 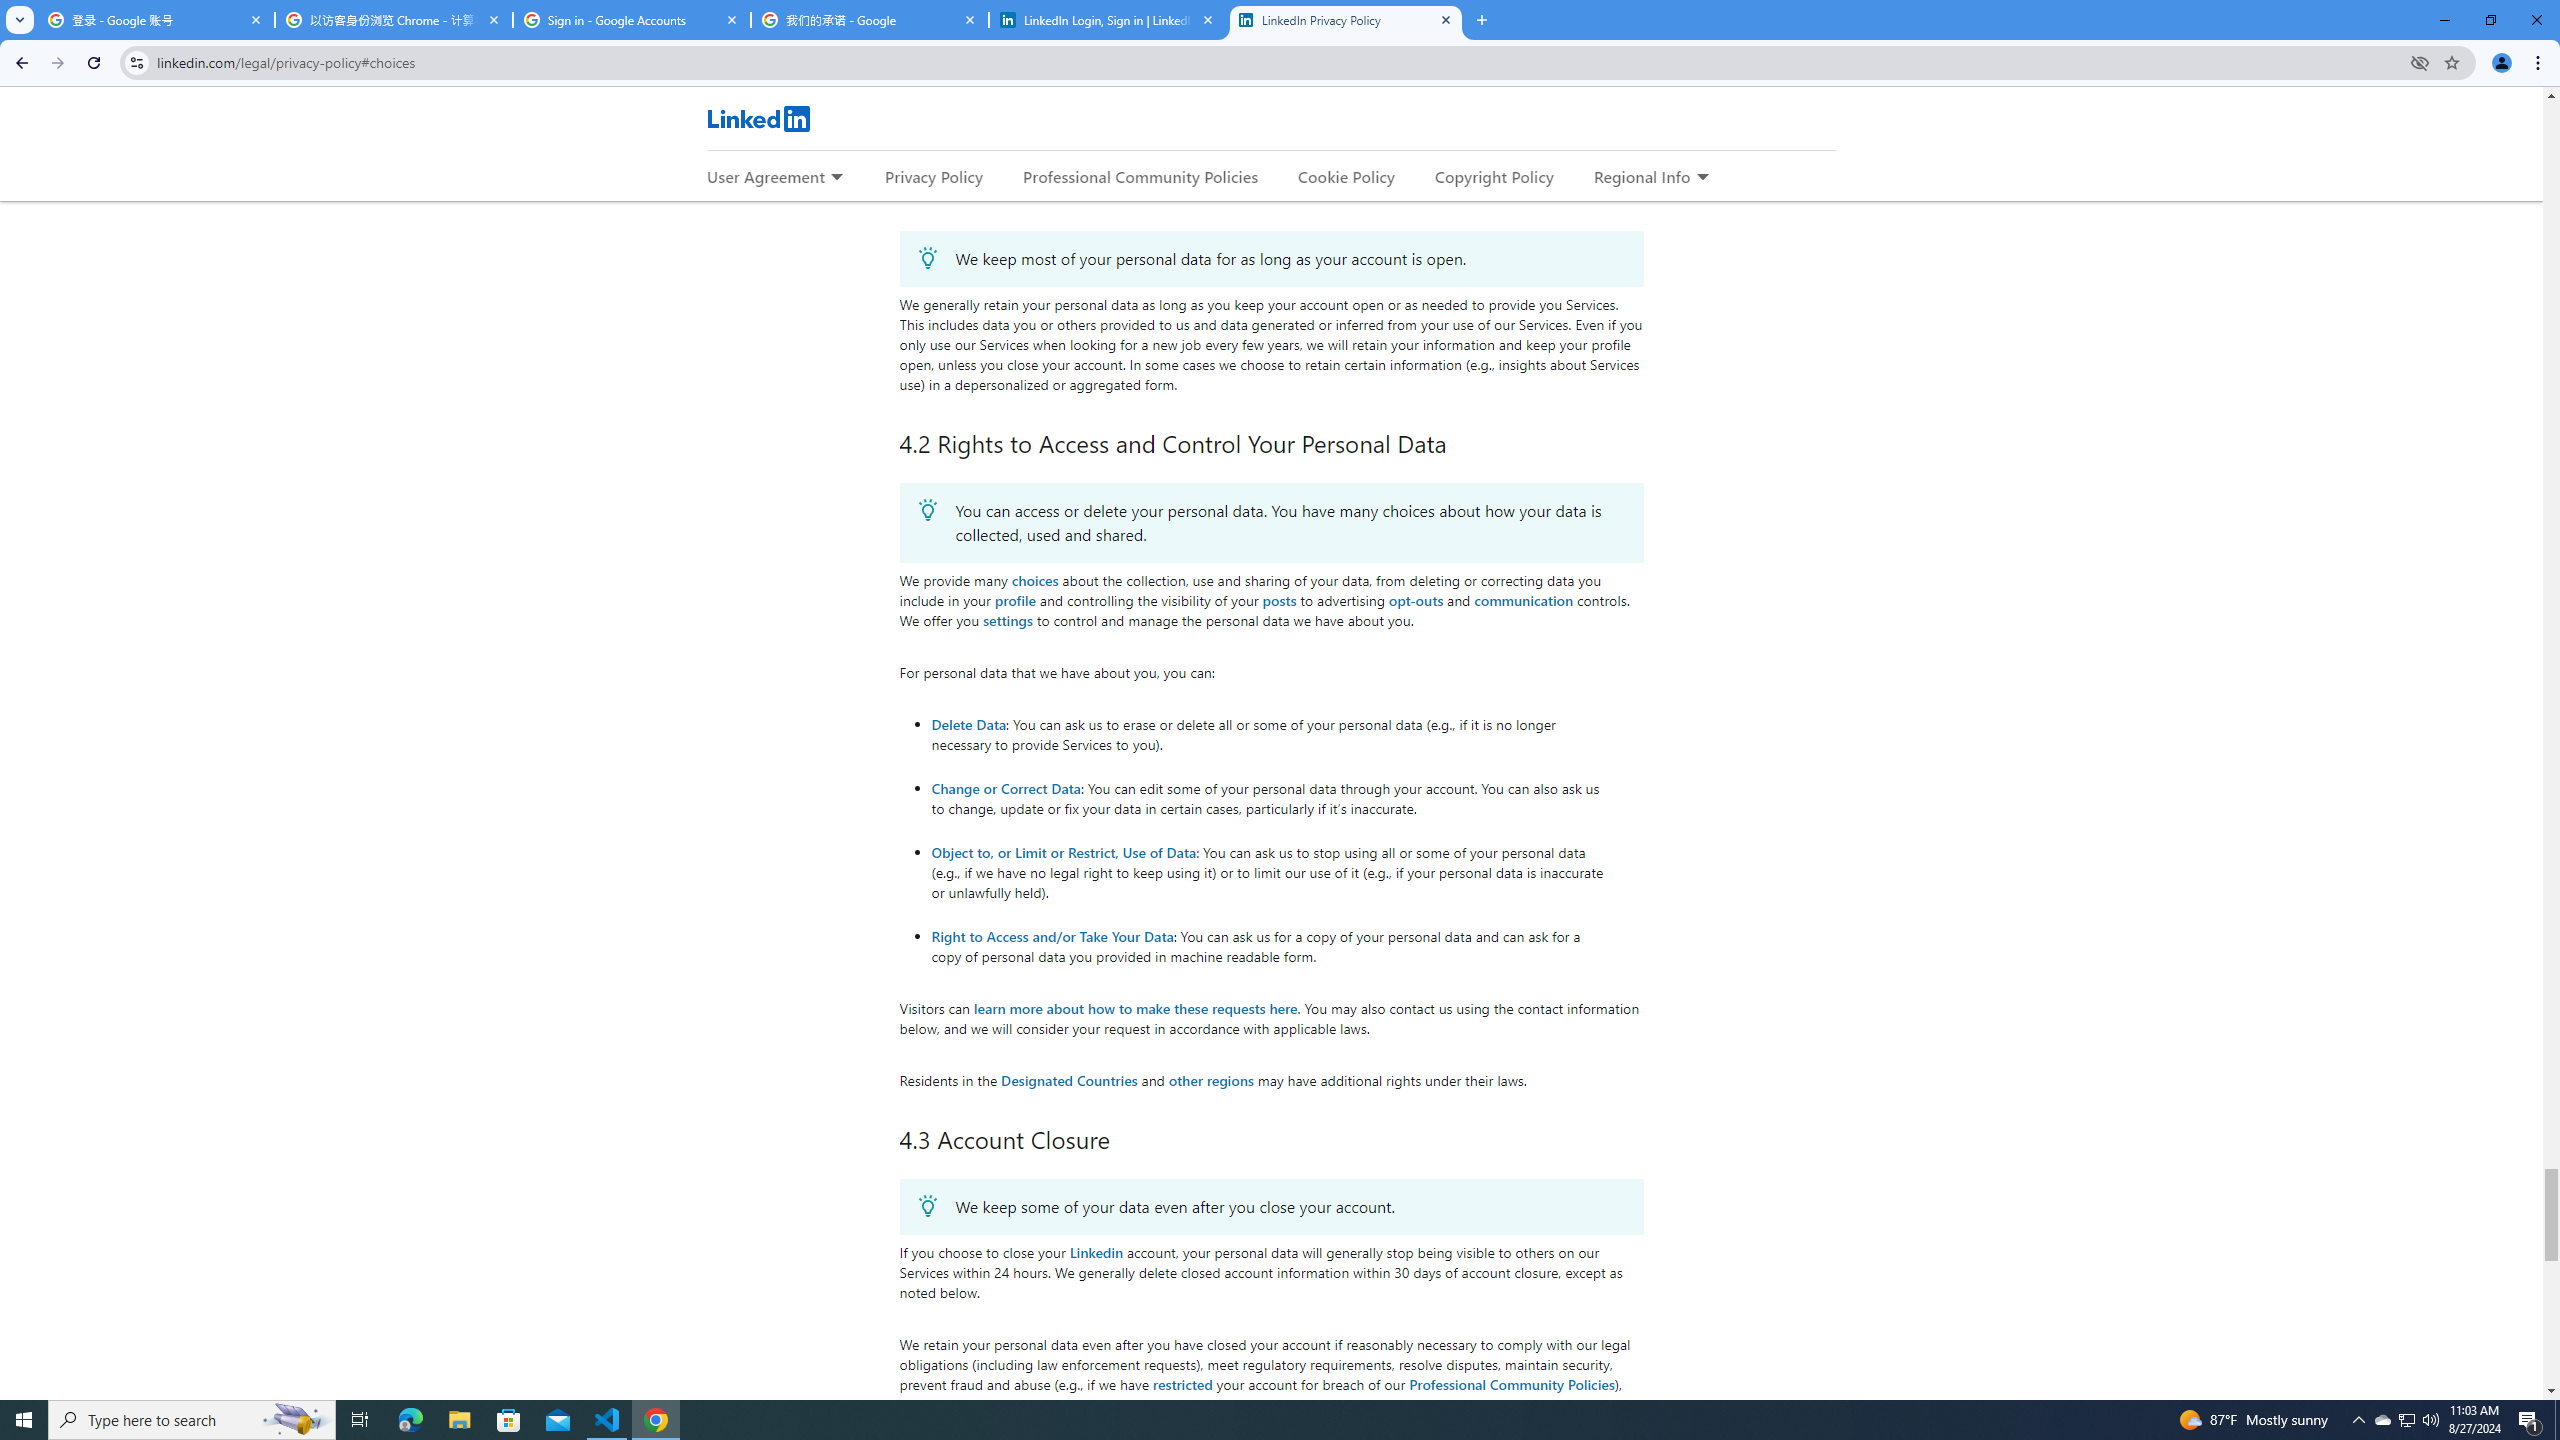 What do you see at coordinates (967, 723) in the screenshot?
I see `'Delete Data'` at bounding box center [967, 723].